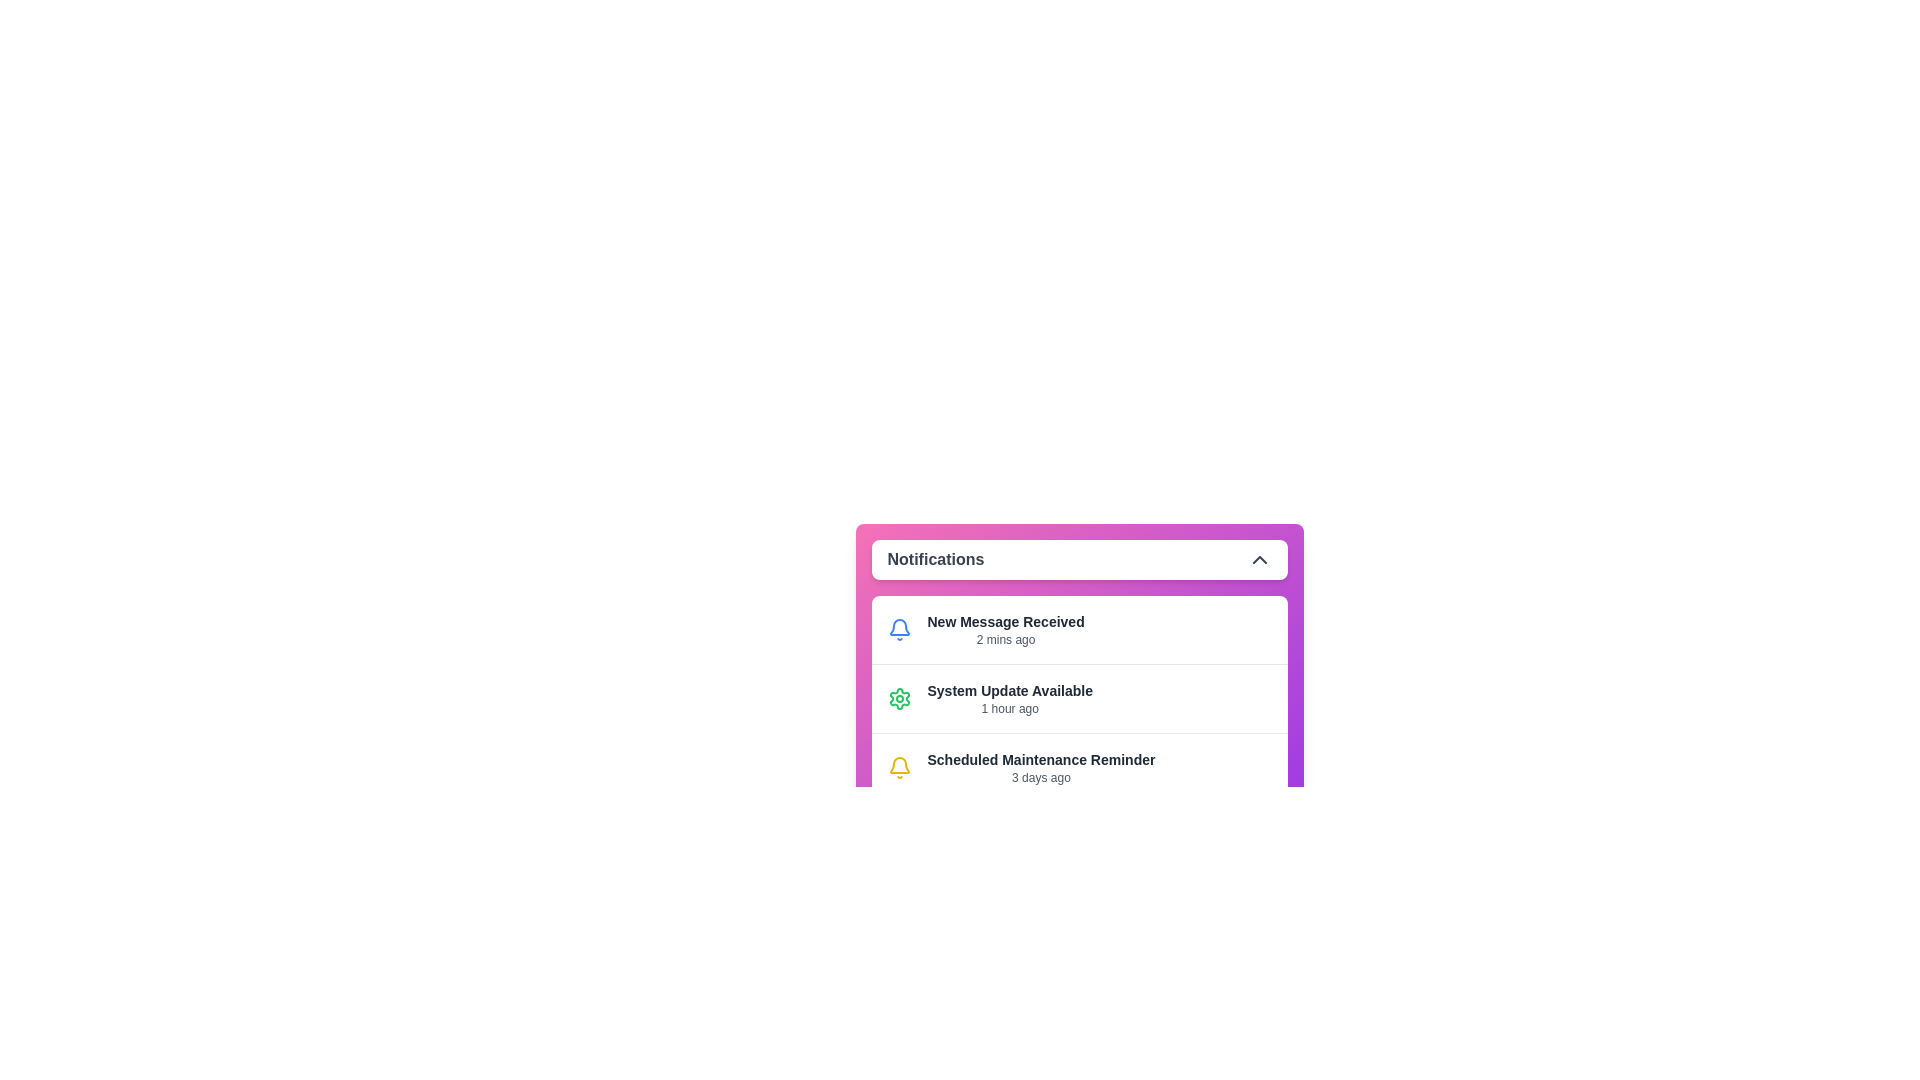 This screenshot has height=1080, width=1920. Describe the element at coordinates (1006, 640) in the screenshot. I see `timestamp displayed as '2 mins ago' in a small gray text format, positioned below the 'New Message Received' heading` at that location.